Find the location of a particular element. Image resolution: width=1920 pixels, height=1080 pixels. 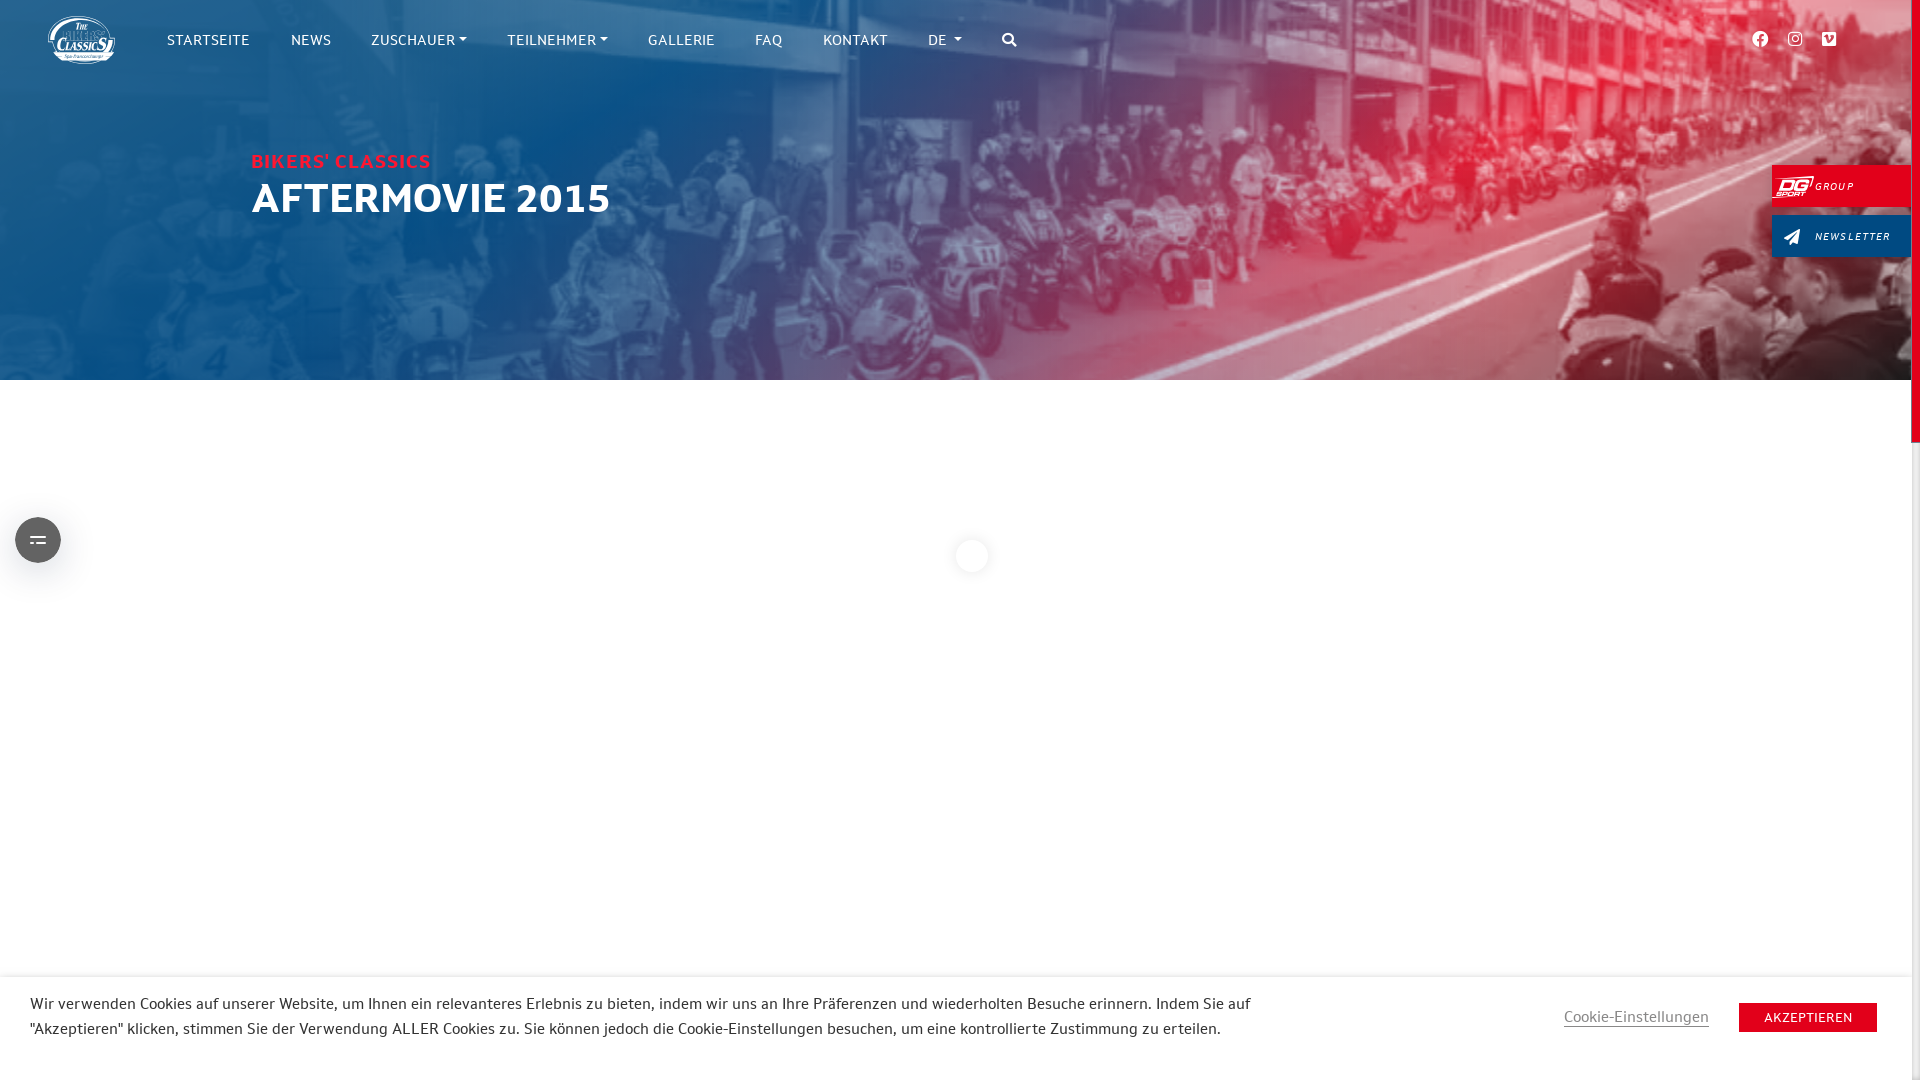

'NEWSLETTER' is located at coordinates (1841, 234).